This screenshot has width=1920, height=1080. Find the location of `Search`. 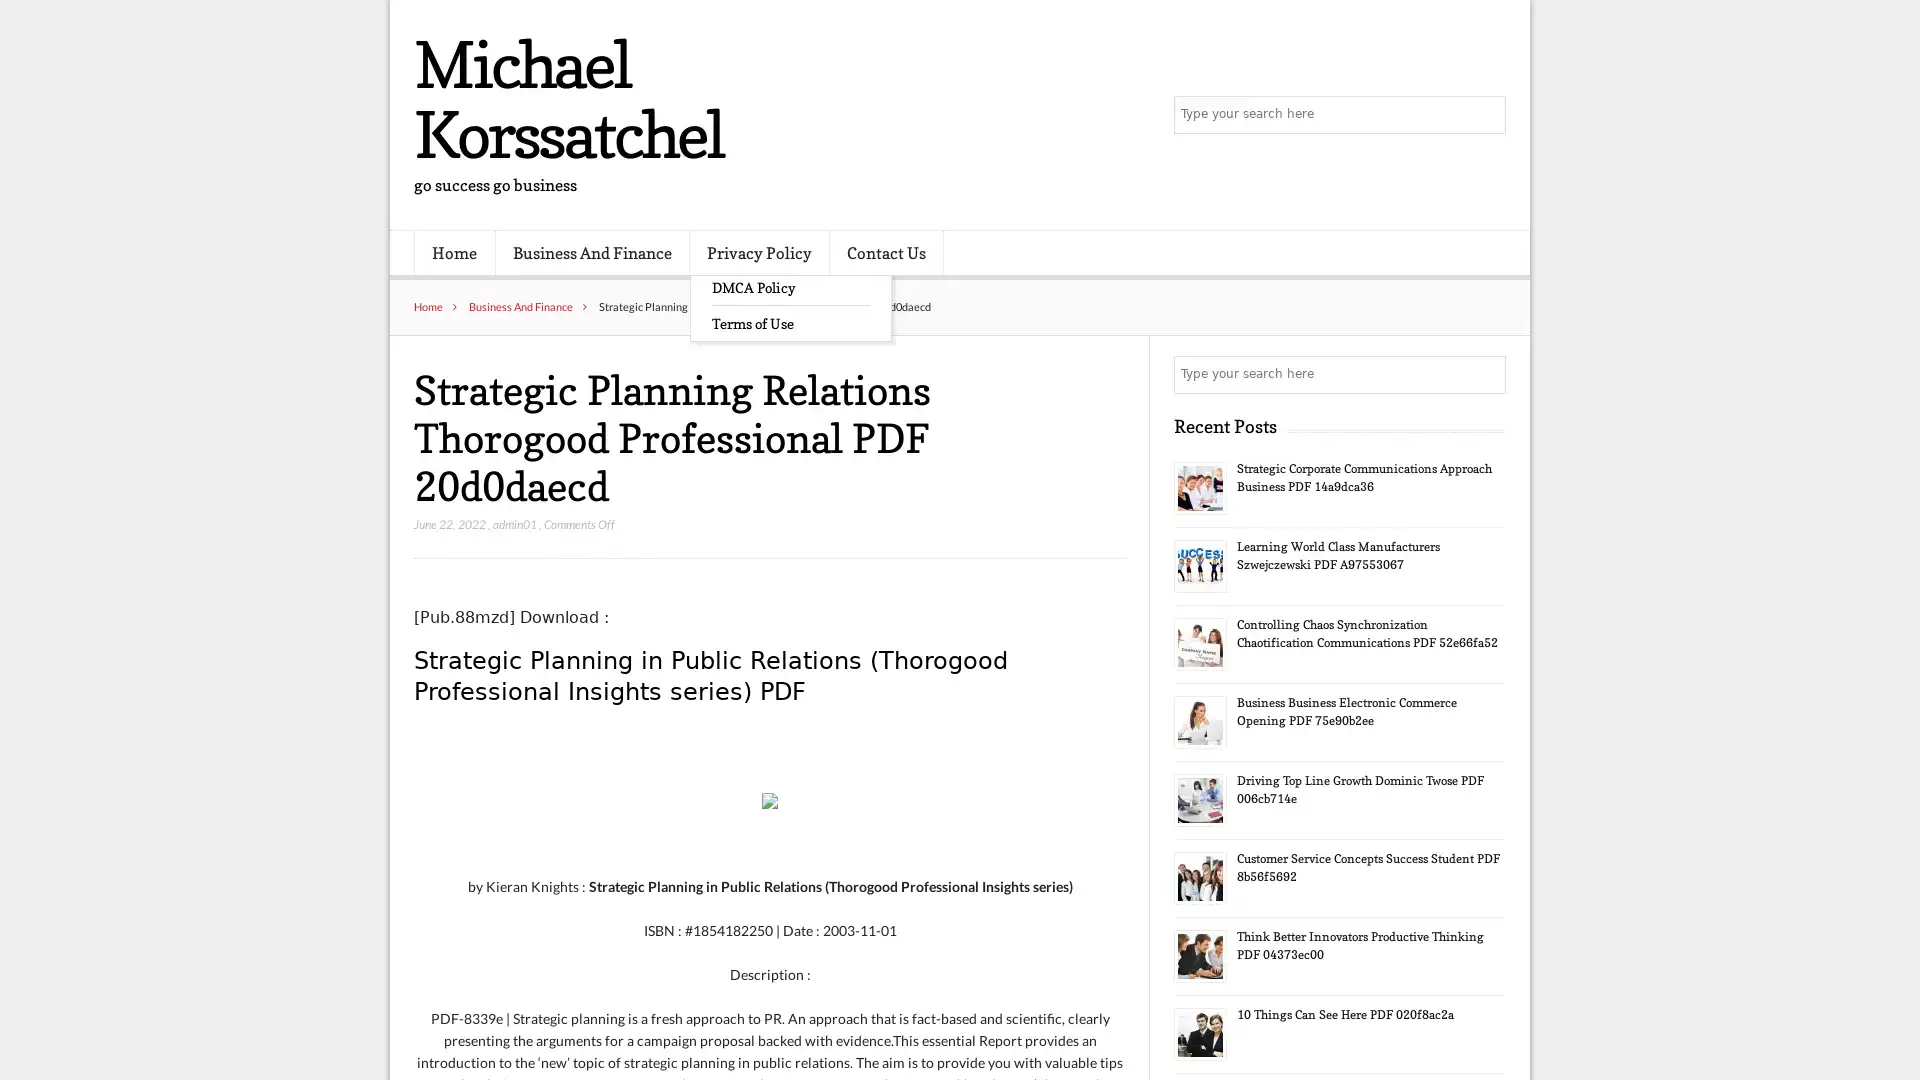

Search is located at coordinates (1485, 374).